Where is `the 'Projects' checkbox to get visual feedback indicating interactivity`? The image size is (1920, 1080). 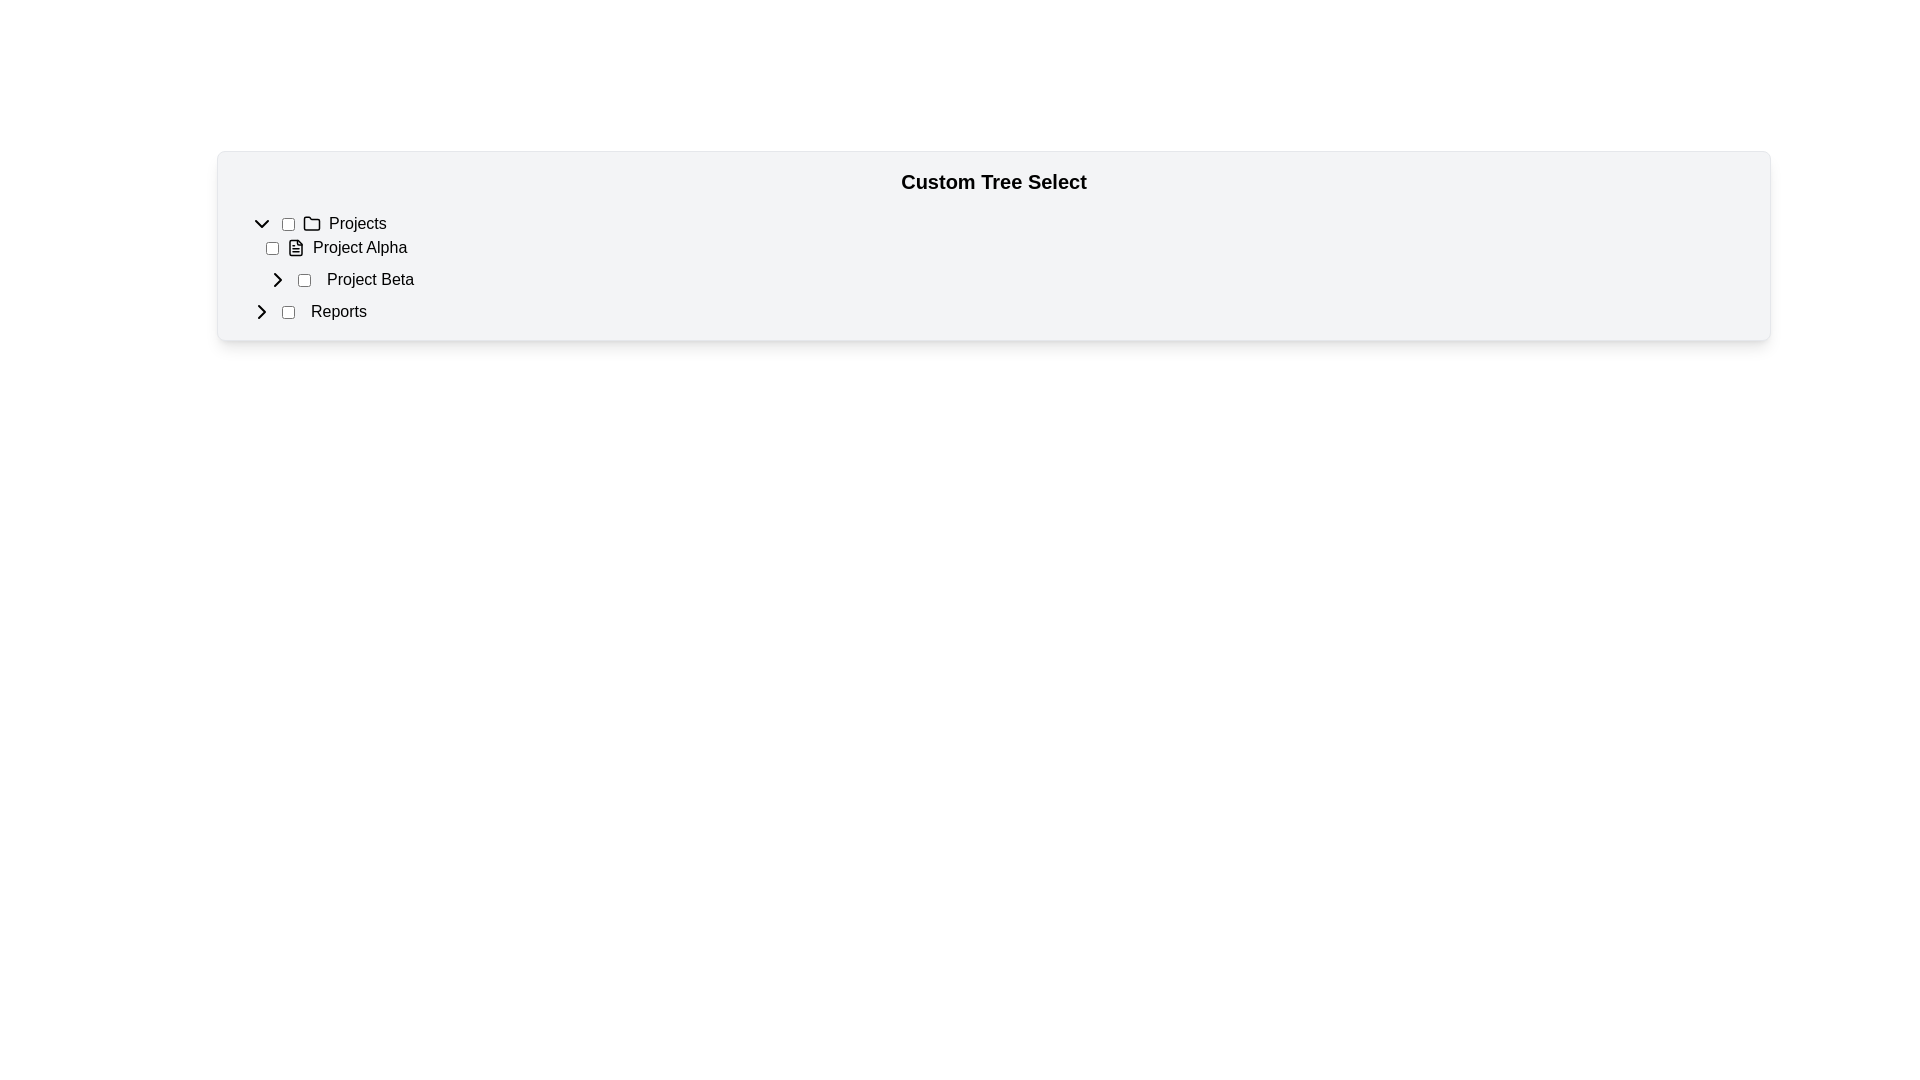 the 'Projects' checkbox to get visual feedback indicating interactivity is located at coordinates (287, 223).